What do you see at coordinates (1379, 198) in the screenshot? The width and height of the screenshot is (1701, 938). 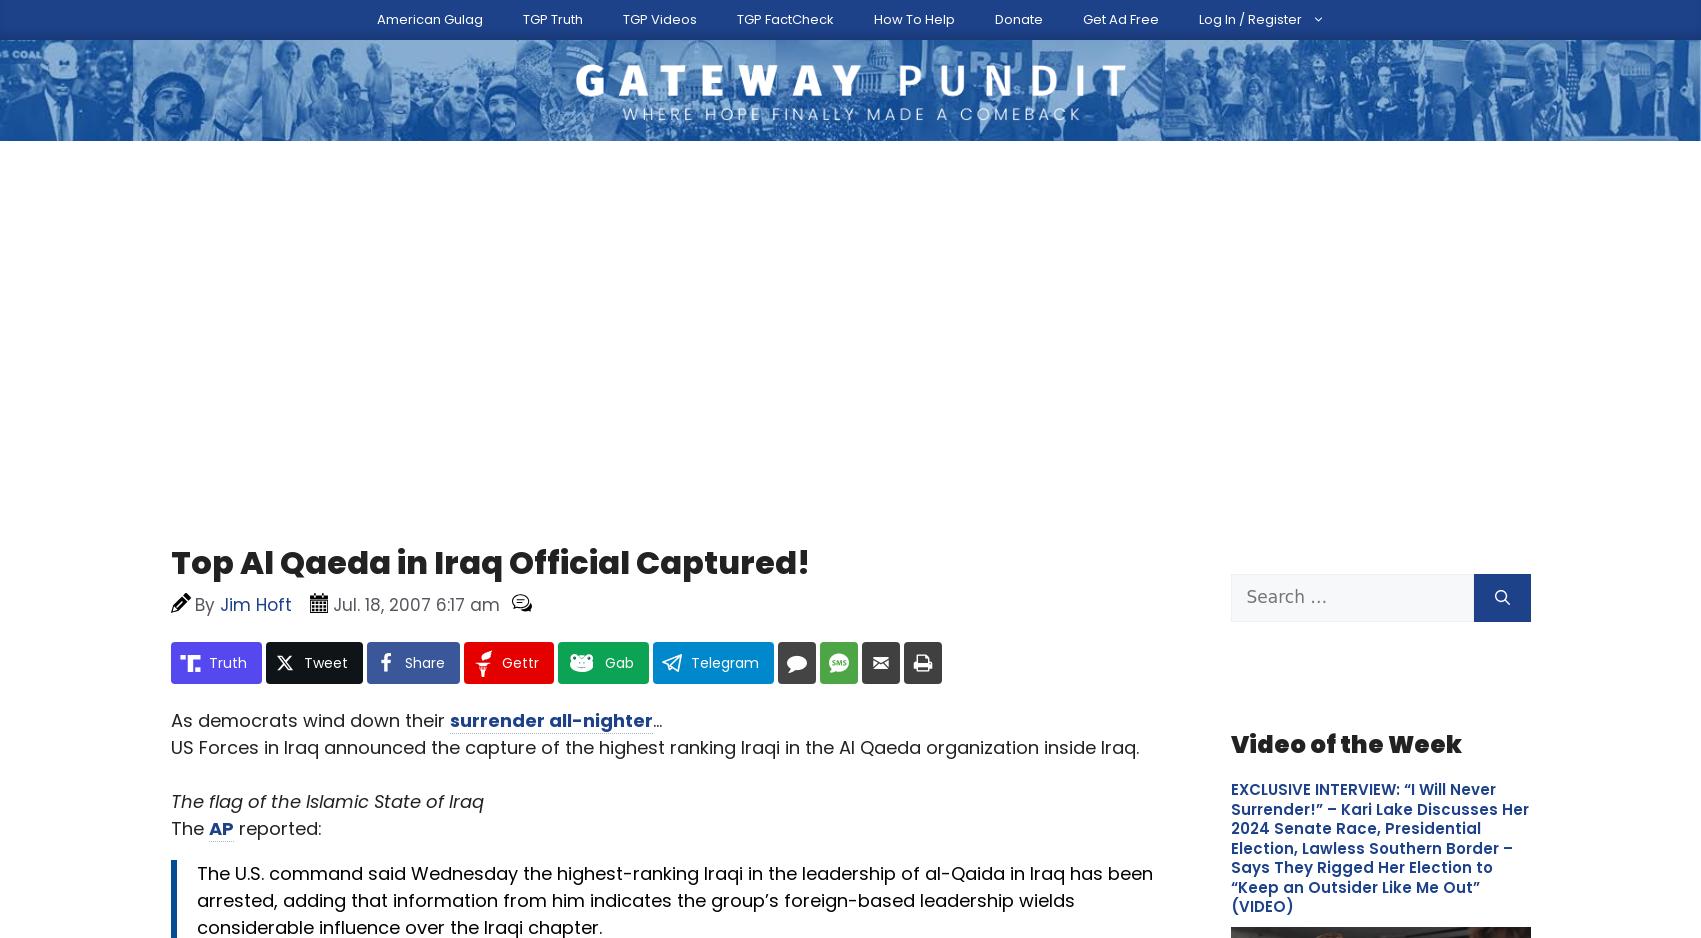 I see `'Please Donate Here'` at bounding box center [1379, 198].